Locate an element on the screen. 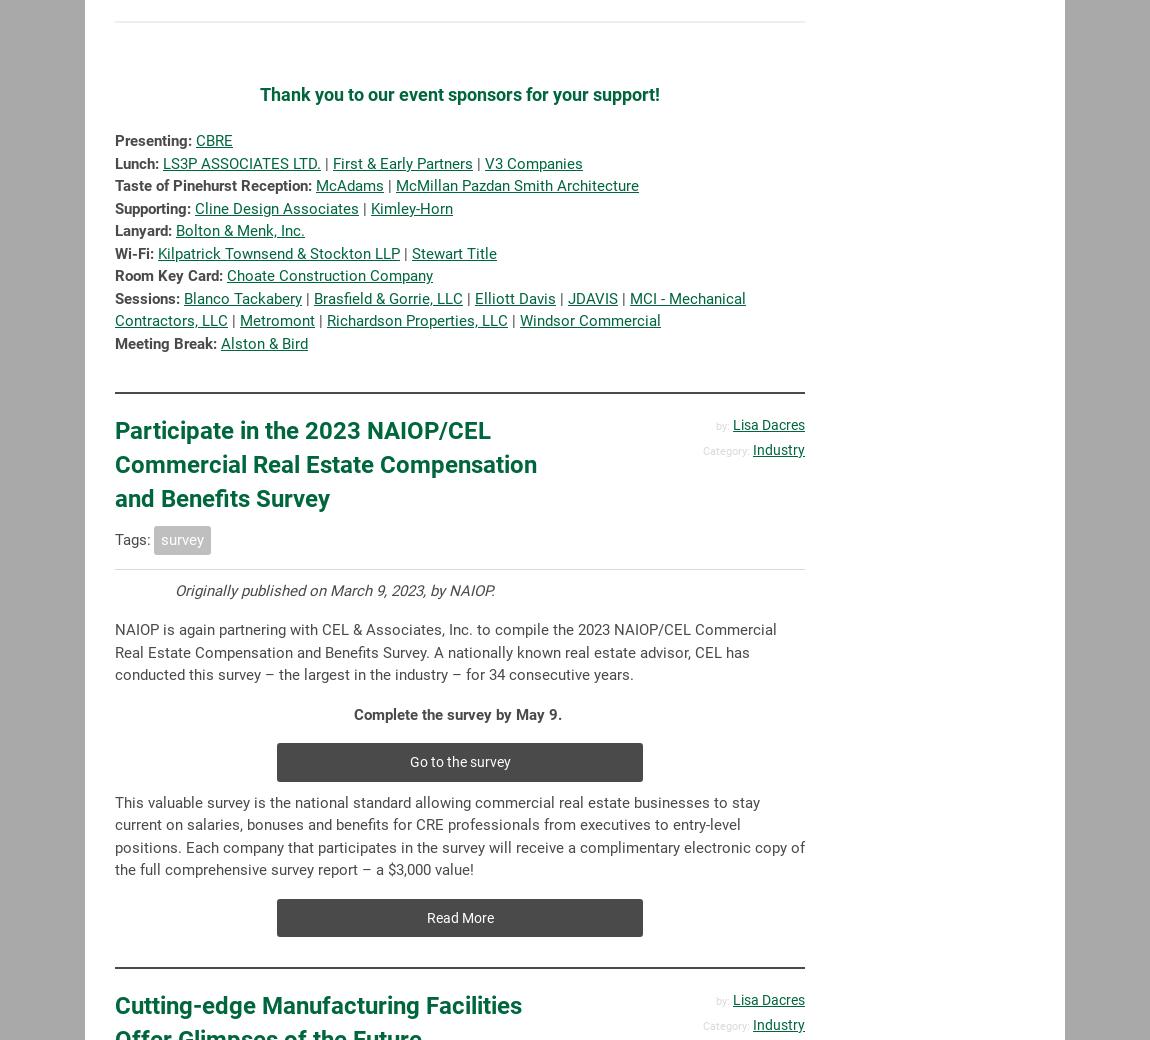 This screenshot has height=1040, width=1150. 'Participate in the 2023 NAIOP/CEL Commercial Real Estate Compensation and Benefits Survey' is located at coordinates (326, 464).